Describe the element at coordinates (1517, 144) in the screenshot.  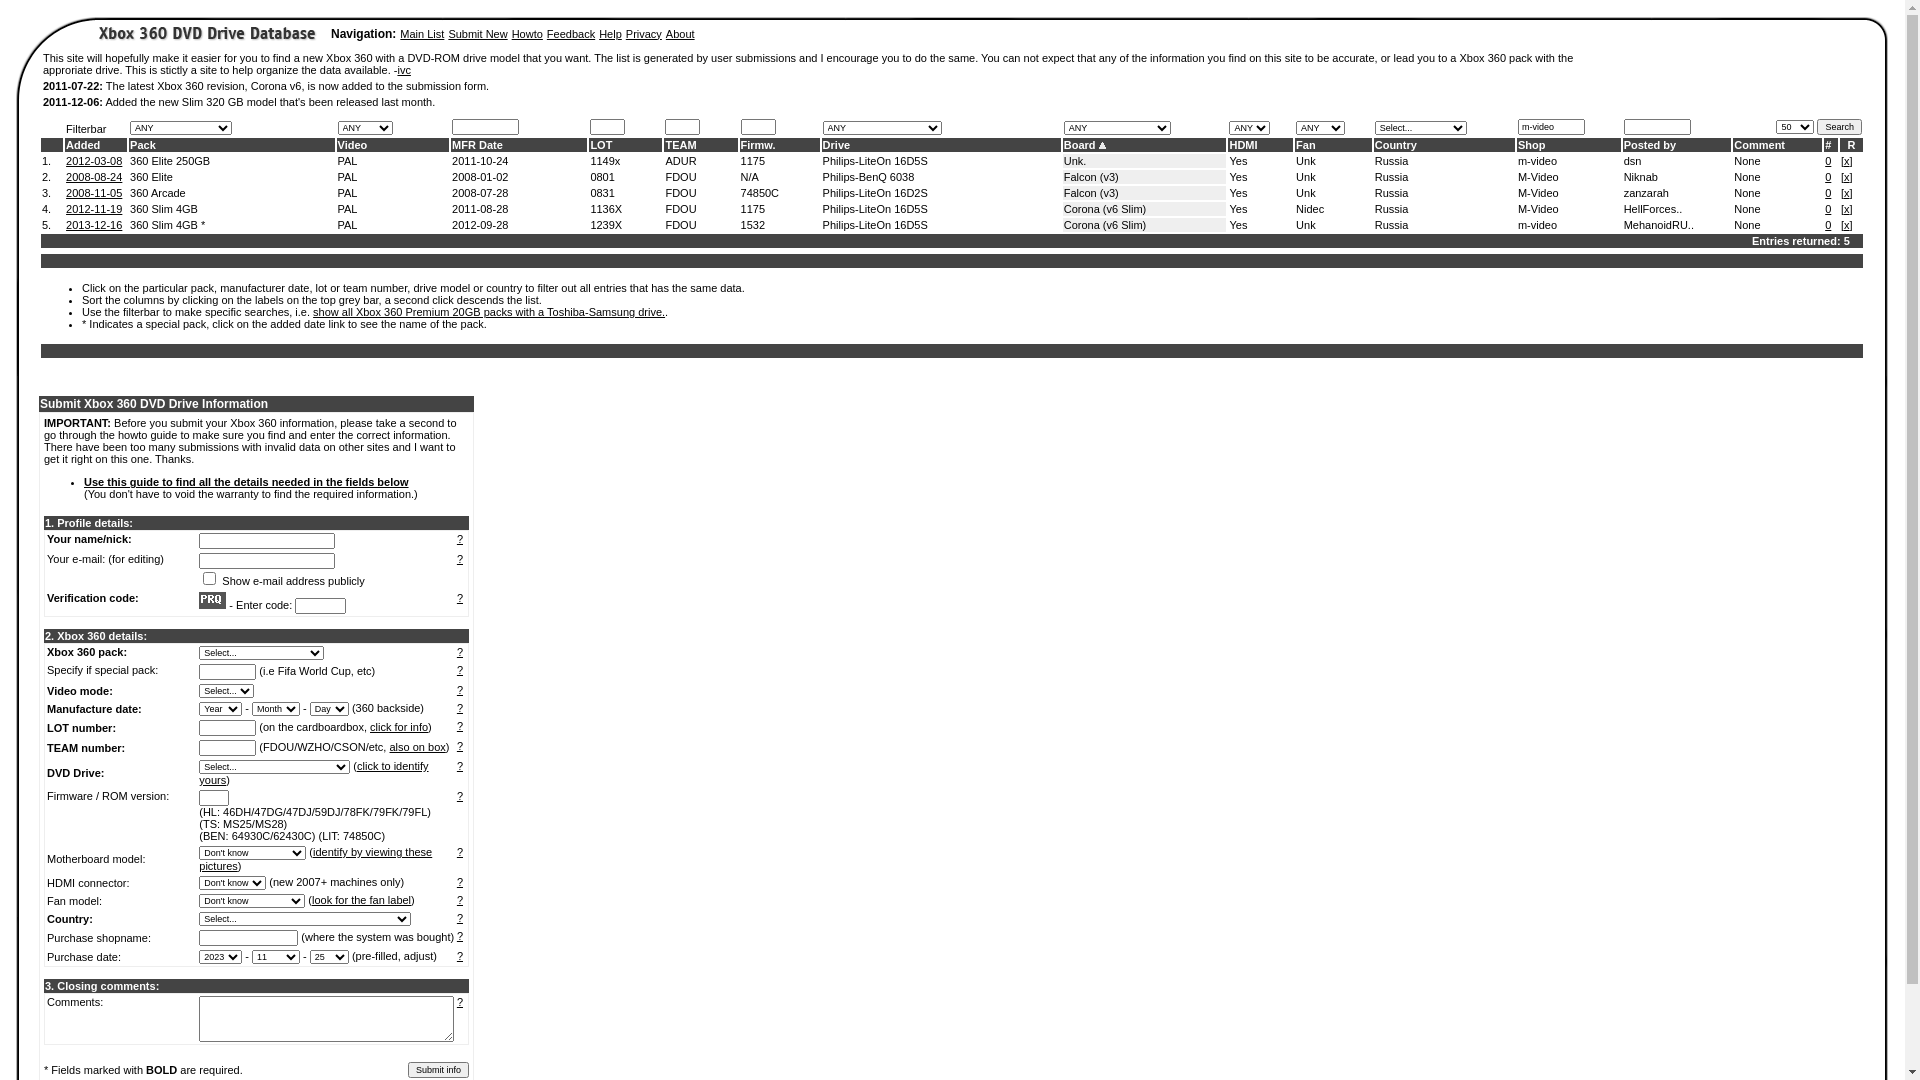
I see `'Shop'` at that location.